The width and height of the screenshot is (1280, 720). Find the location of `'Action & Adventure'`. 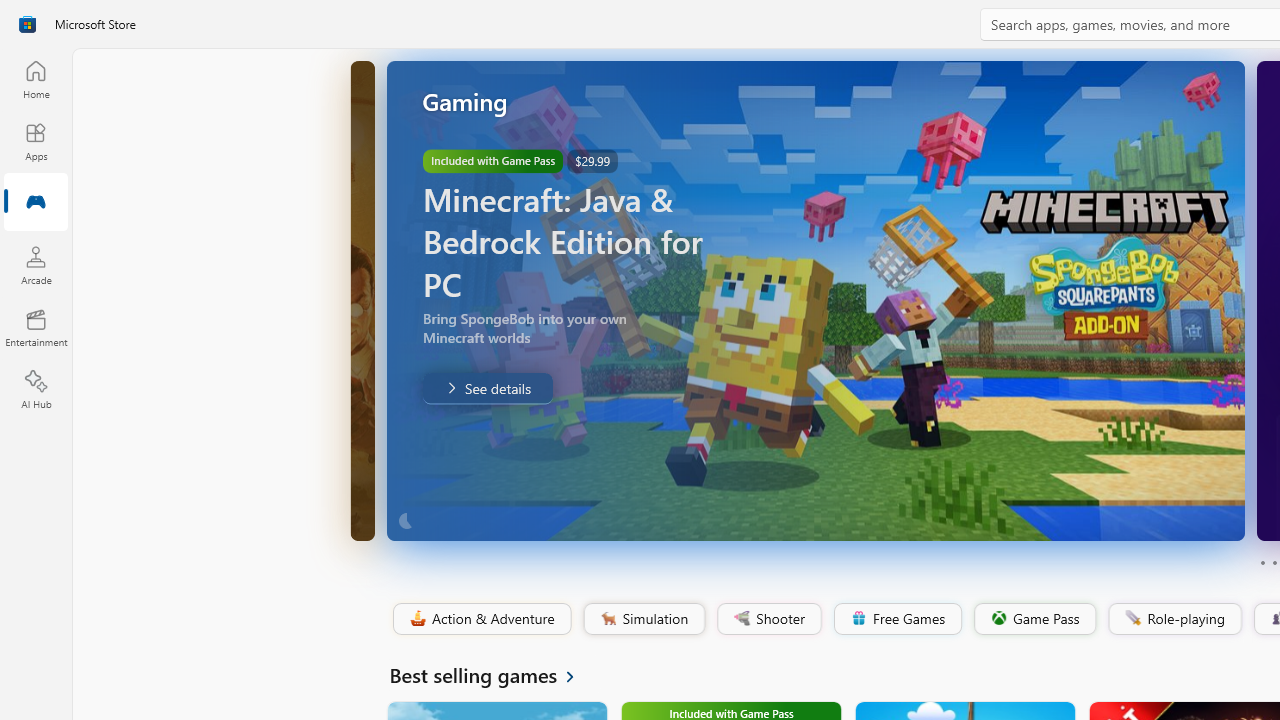

'Action & Adventure' is located at coordinates (480, 618).